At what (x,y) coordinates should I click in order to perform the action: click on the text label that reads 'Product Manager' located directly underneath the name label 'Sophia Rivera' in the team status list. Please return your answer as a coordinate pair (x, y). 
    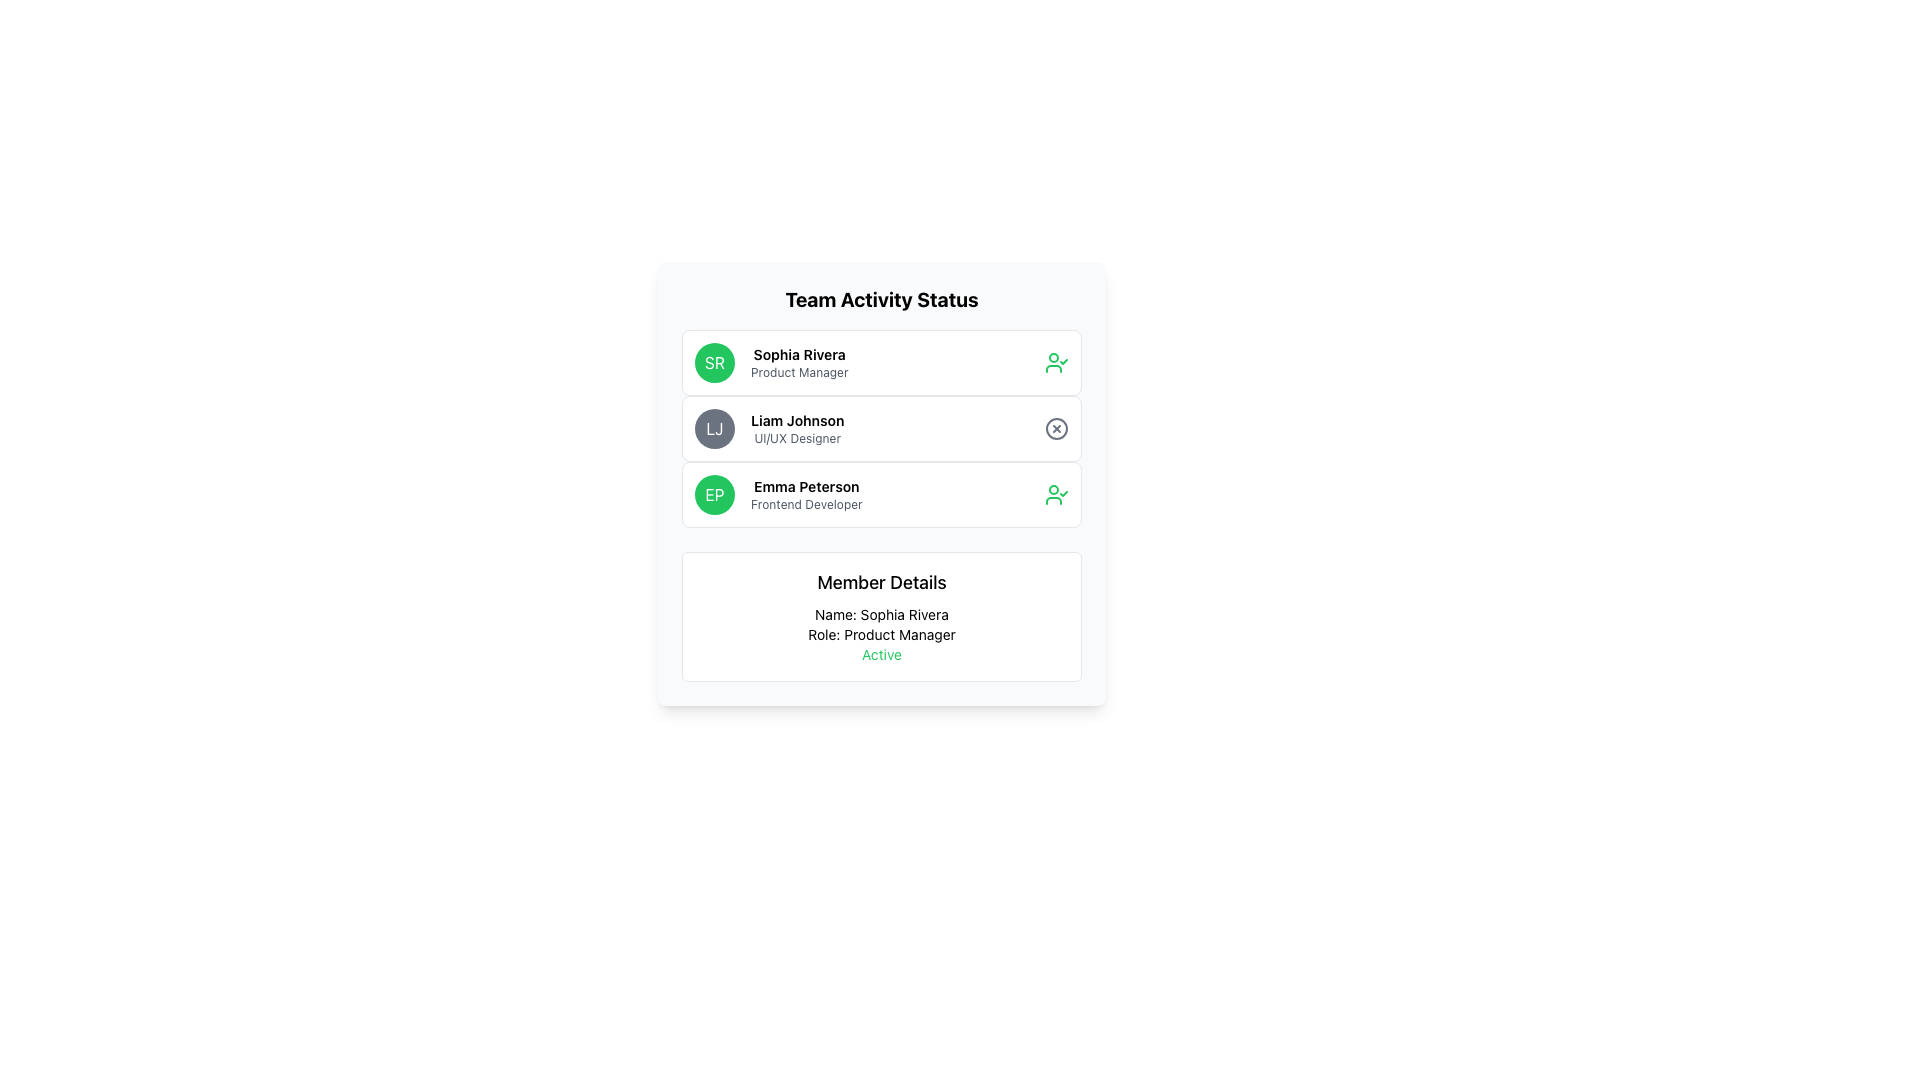
    Looking at the image, I should click on (798, 373).